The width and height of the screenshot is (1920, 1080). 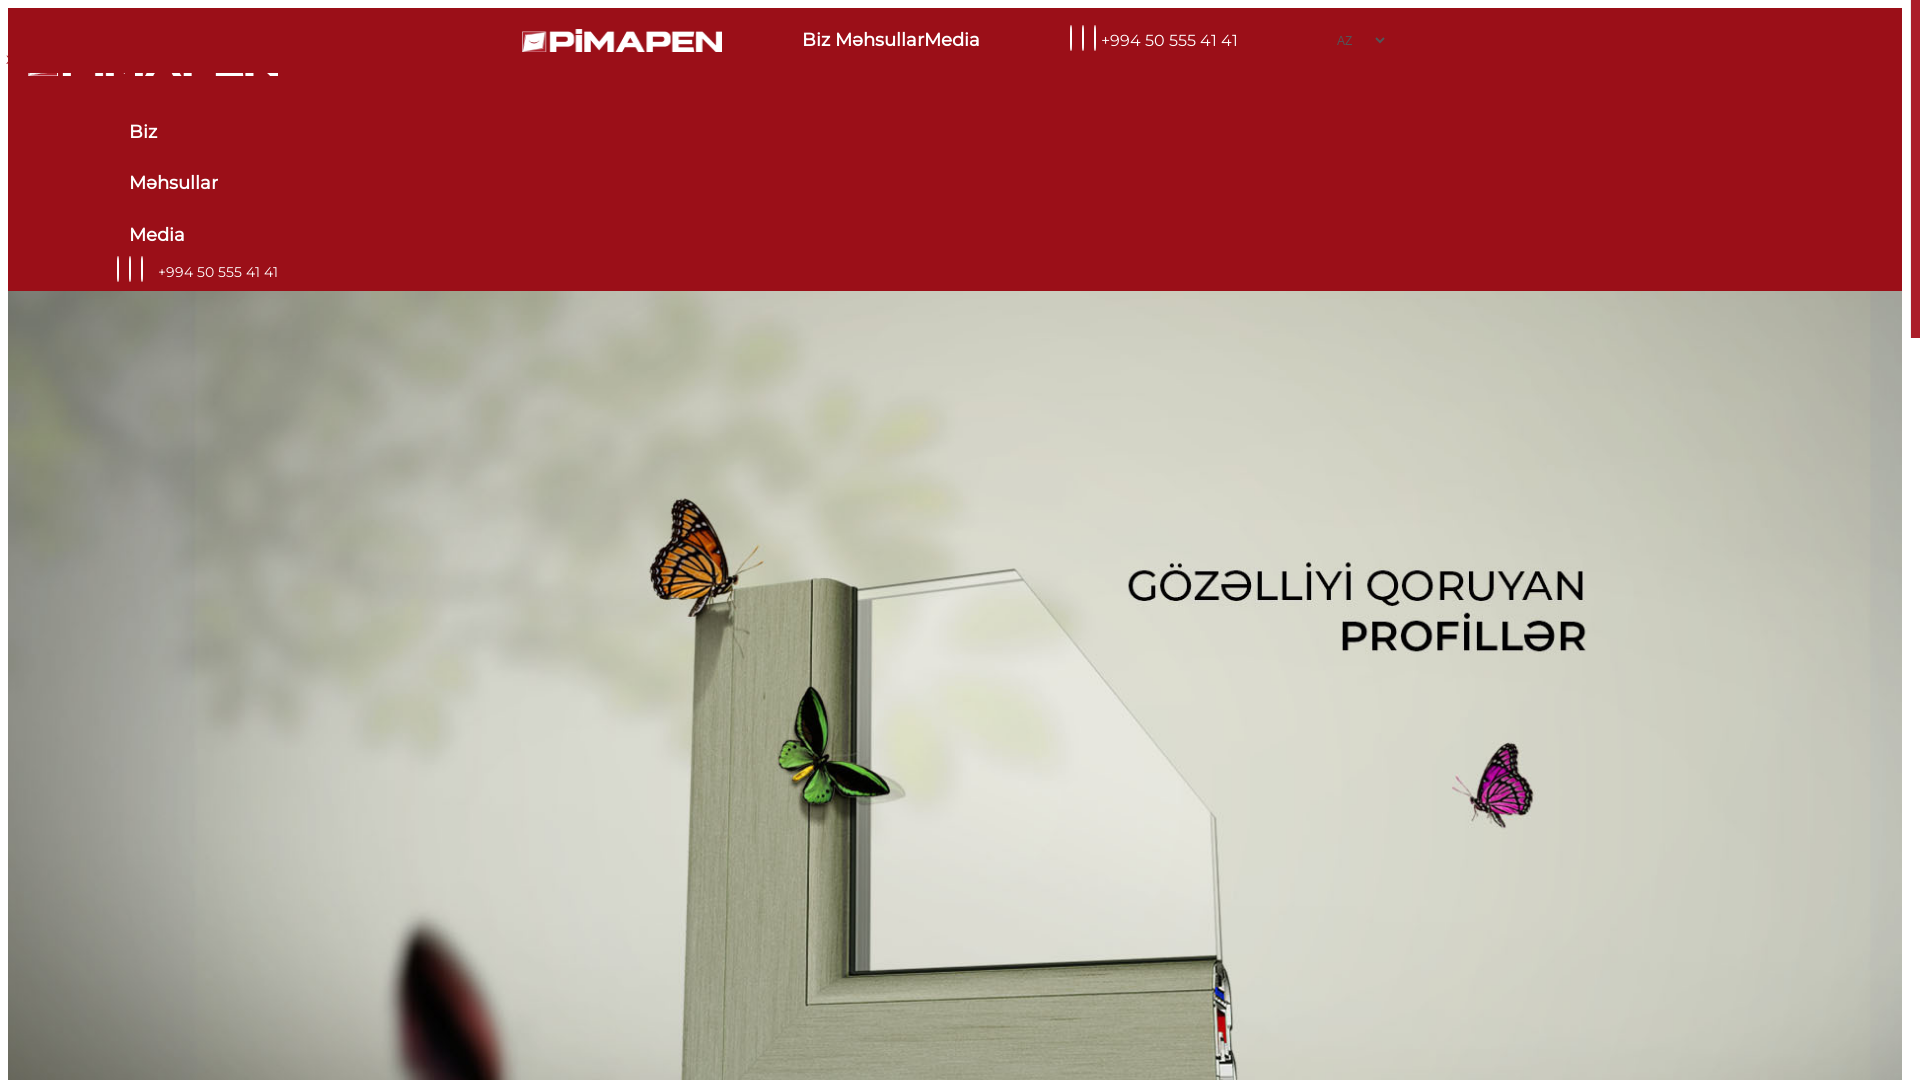 What do you see at coordinates (321, 58) in the screenshot?
I see `'KATALOQ'` at bounding box center [321, 58].